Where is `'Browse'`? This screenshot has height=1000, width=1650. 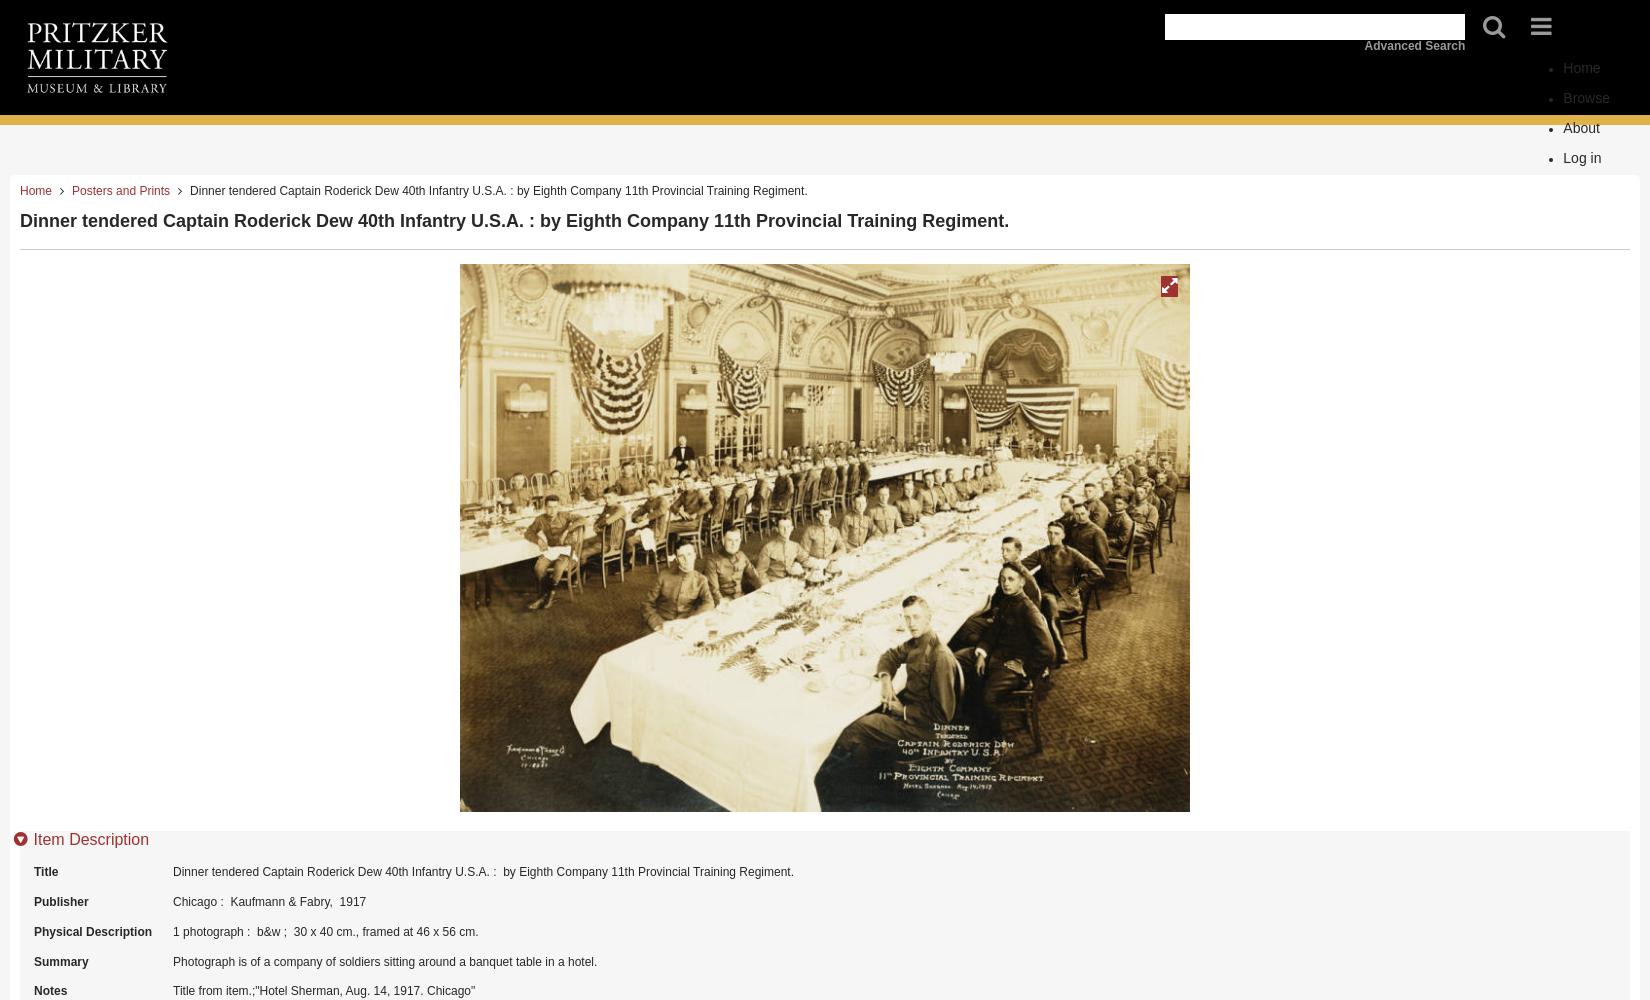
'Browse' is located at coordinates (1562, 96).